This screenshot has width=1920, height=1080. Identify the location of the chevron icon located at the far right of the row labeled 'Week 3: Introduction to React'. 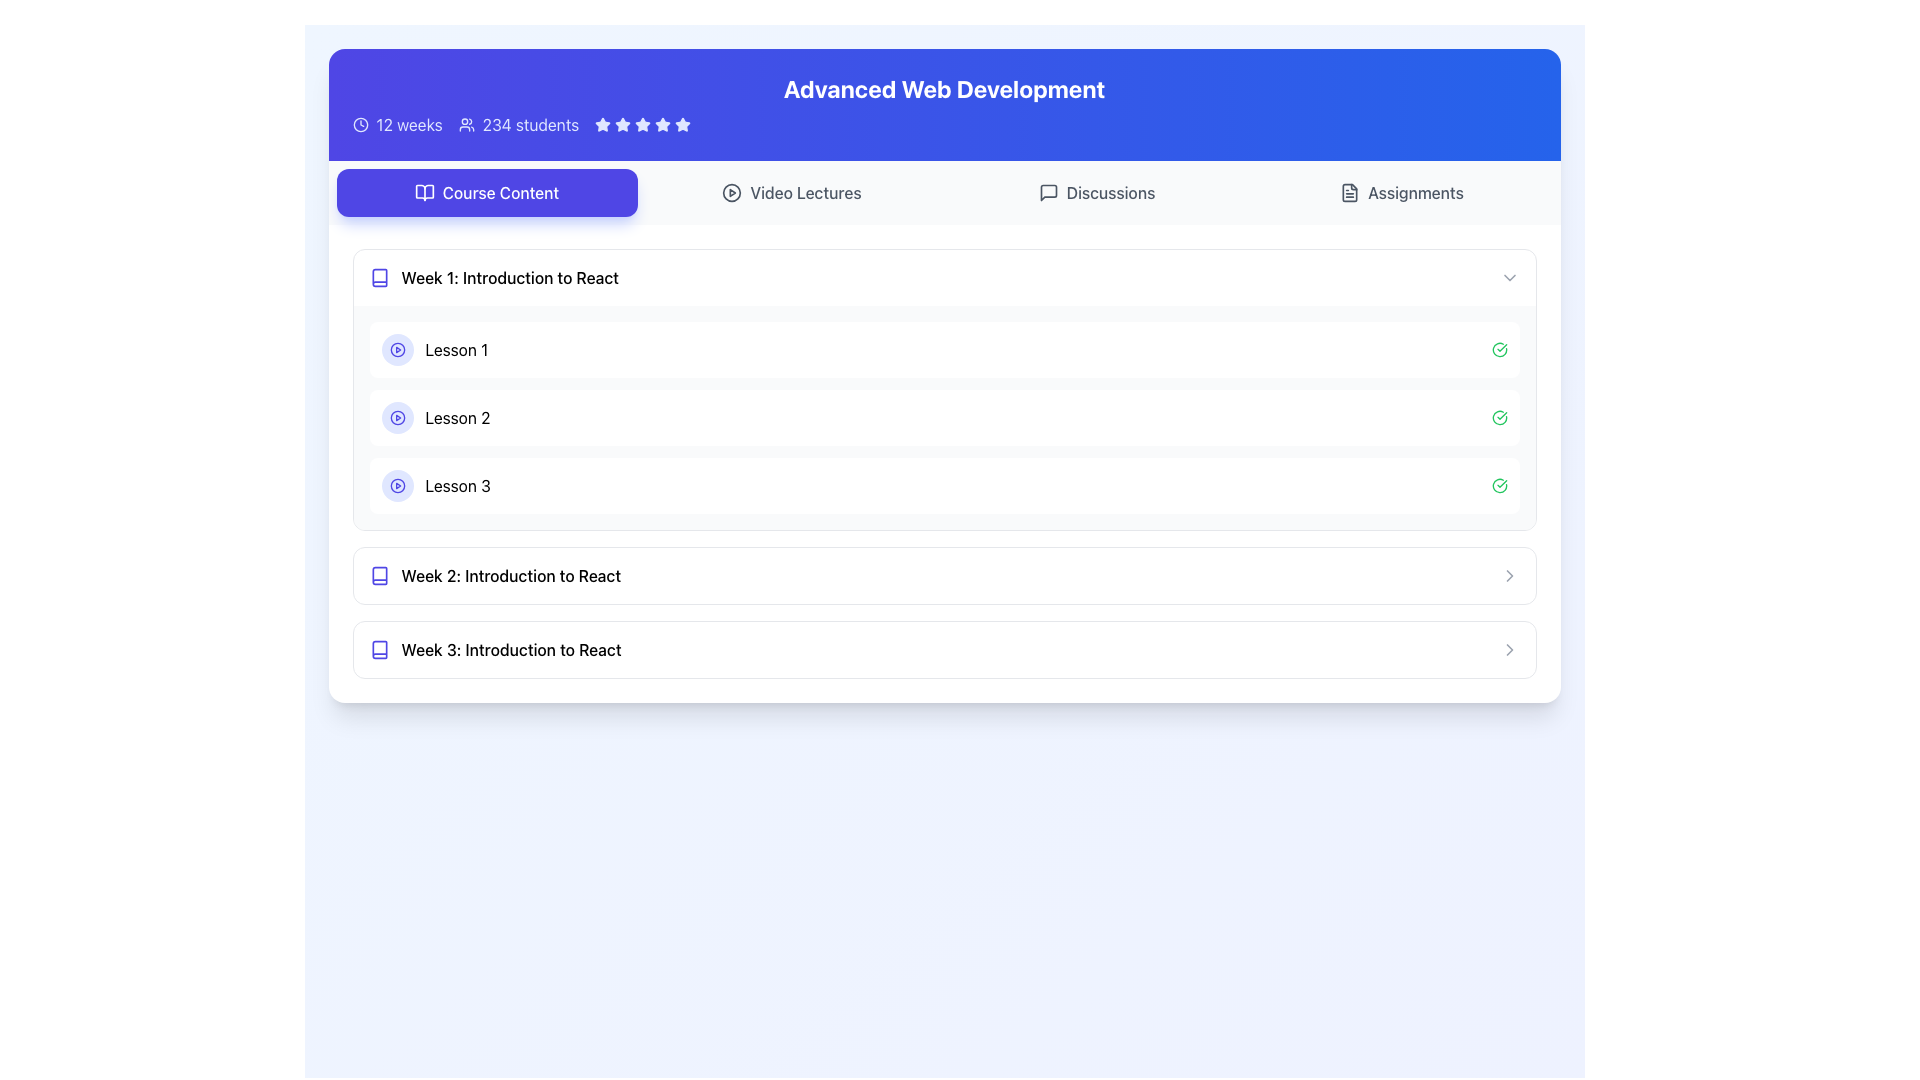
(1509, 650).